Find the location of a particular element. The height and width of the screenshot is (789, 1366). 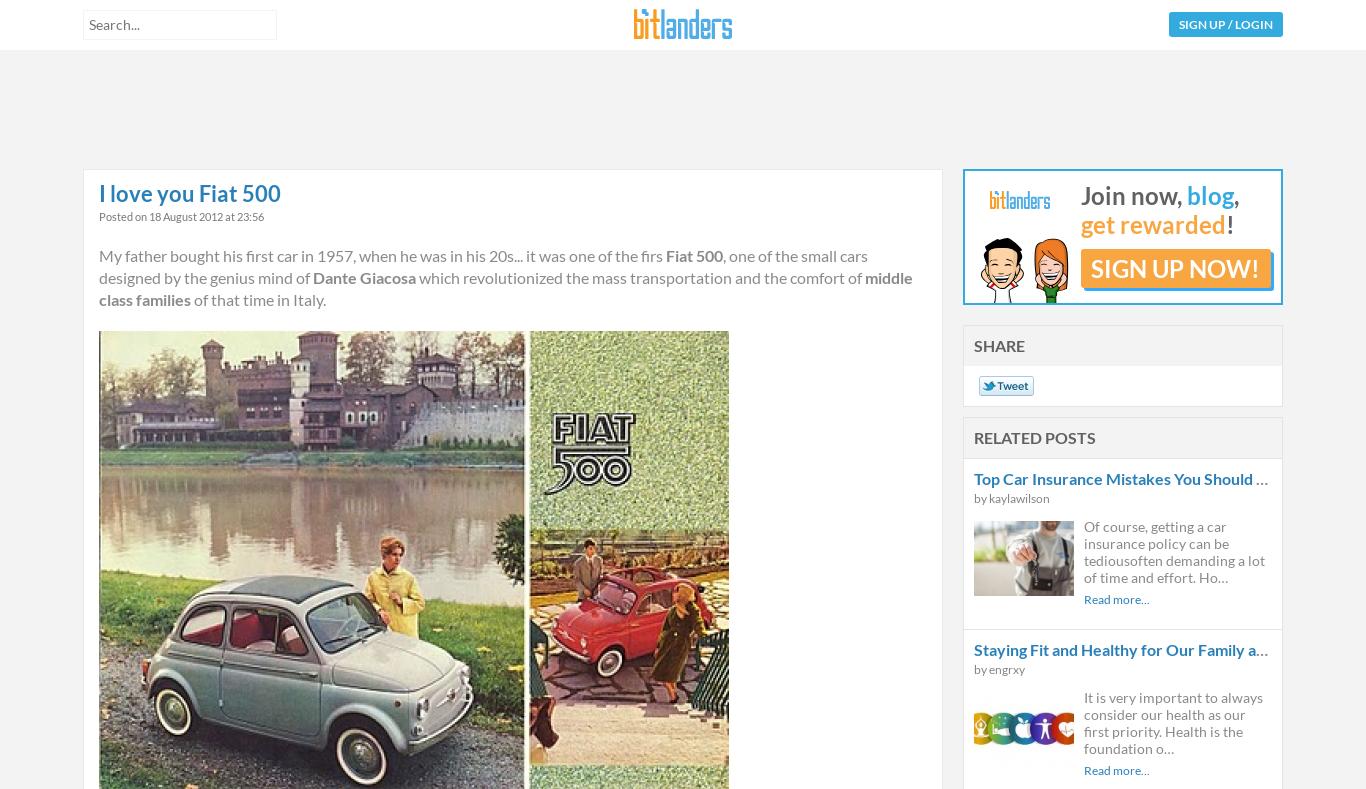

'SIGN UP /' is located at coordinates (1206, 23).